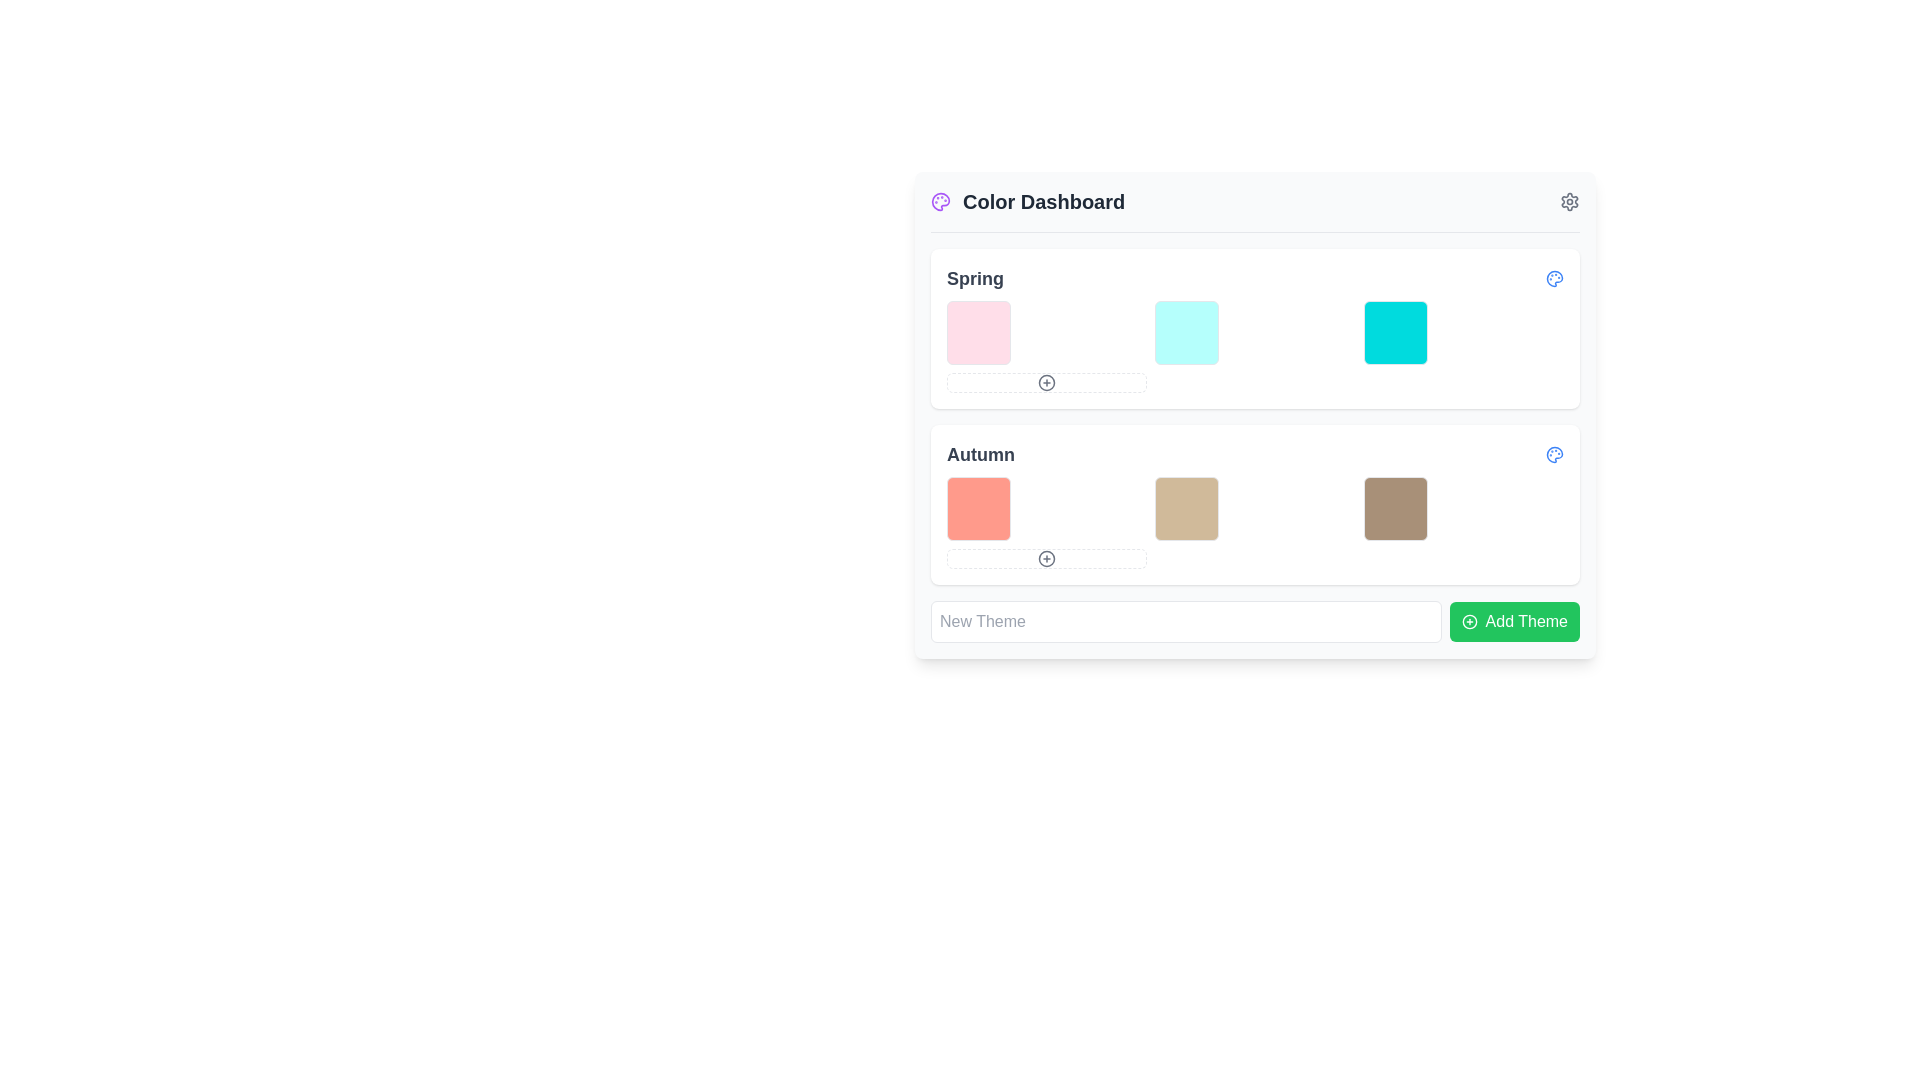 Image resolution: width=1920 pixels, height=1080 pixels. What do you see at coordinates (1514, 620) in the screenshot?
I see `the 'Add Theme' button, which is a green rectangular button with rounded corners and a '+' icon on the left side of the text` at bounding box center [1514, 620].